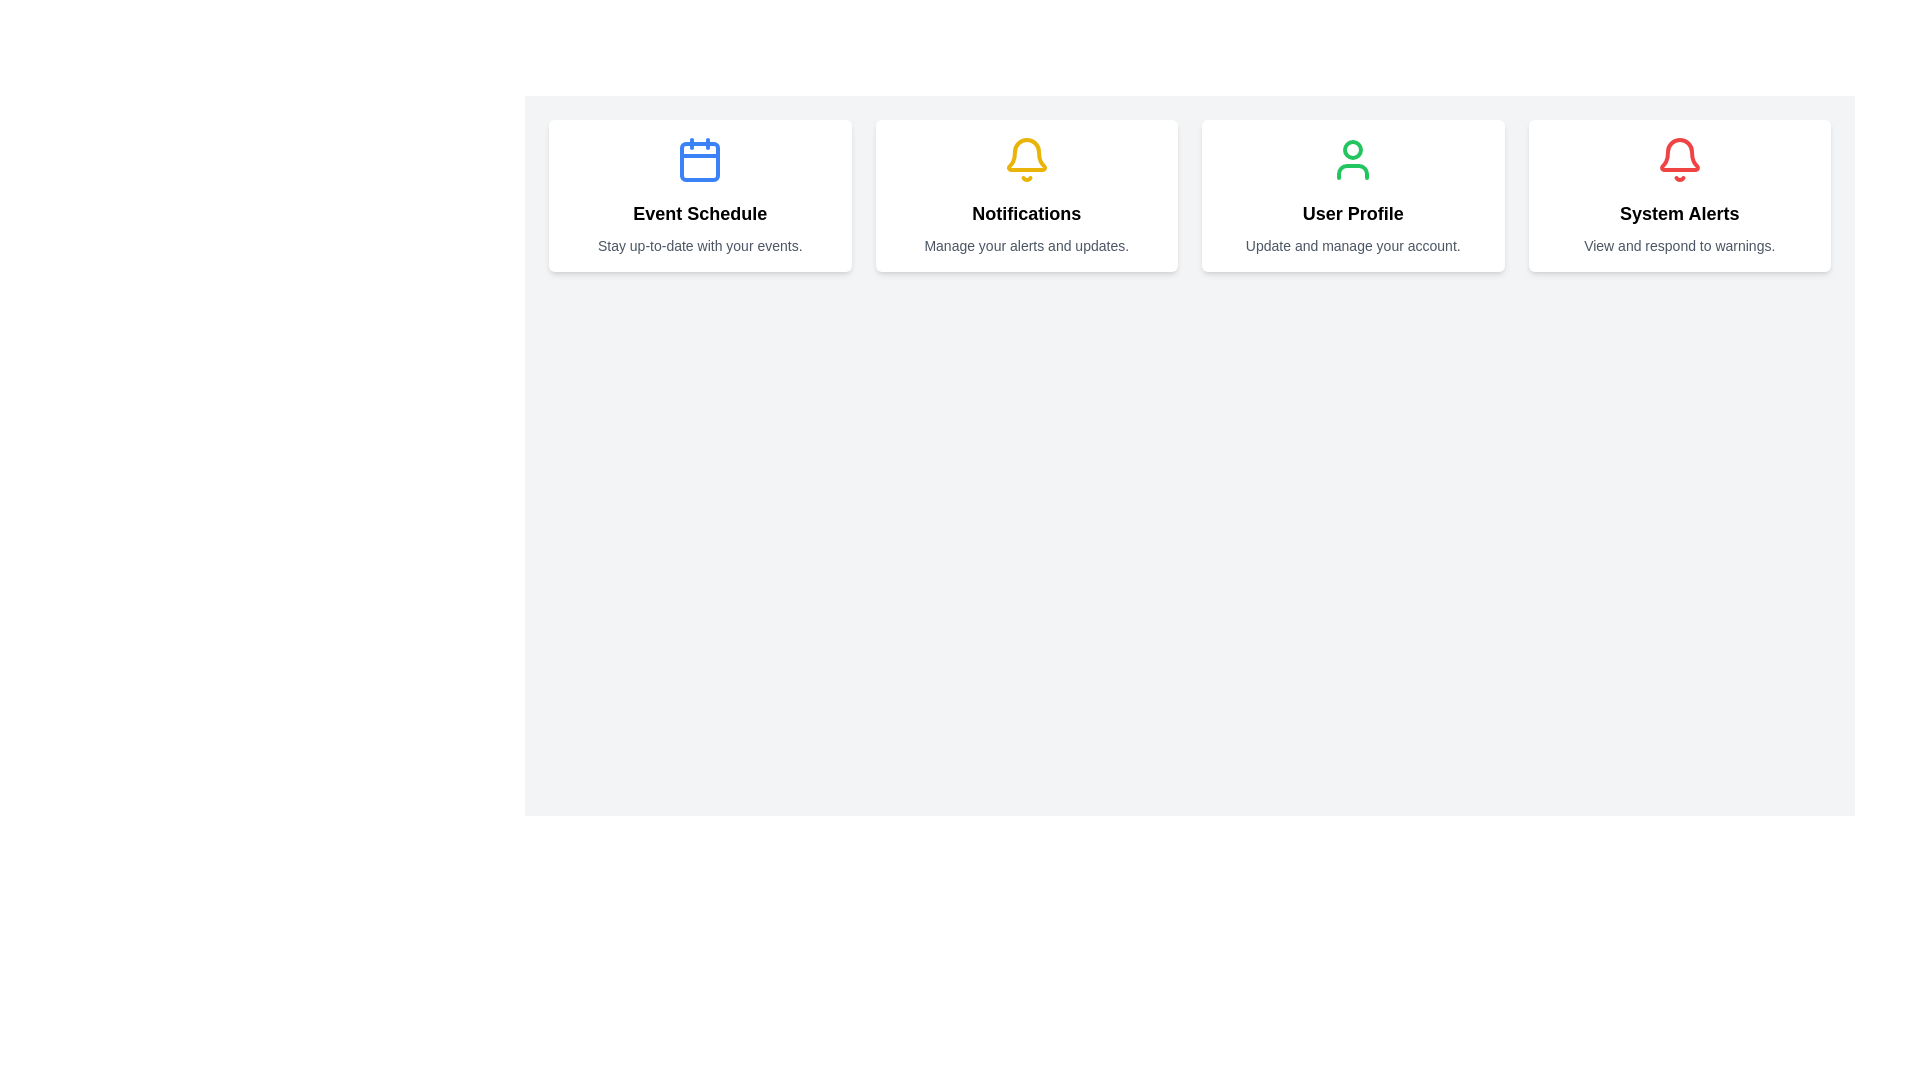  What do you see at coordinates (1026, 245) in the screenshot?
I see `the text label that provides additional descriptive information about the 'Notifications' section, located below the bold text 'Notifications' and adjacent to a bell icon` at bounding box center [1026, 245].